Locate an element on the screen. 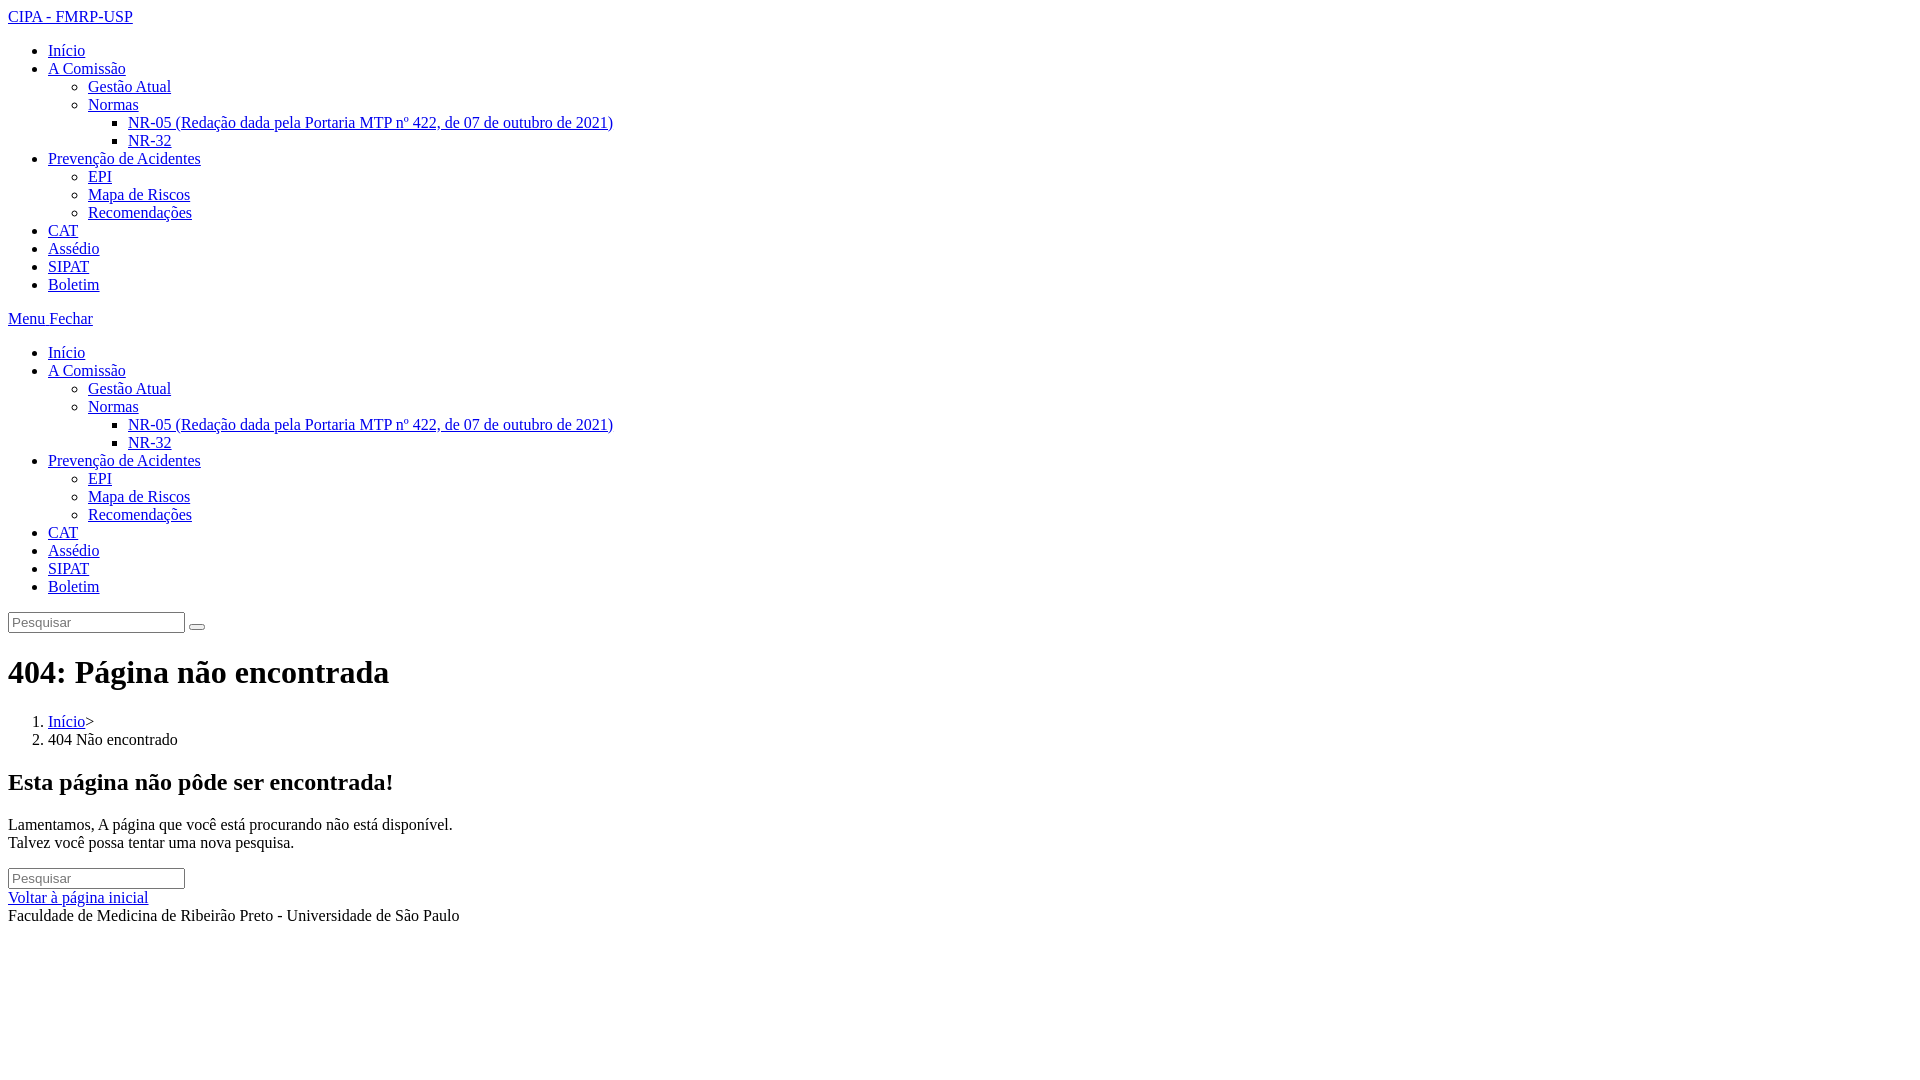  'Menu Fechar' is located at coordinates (50, 317).